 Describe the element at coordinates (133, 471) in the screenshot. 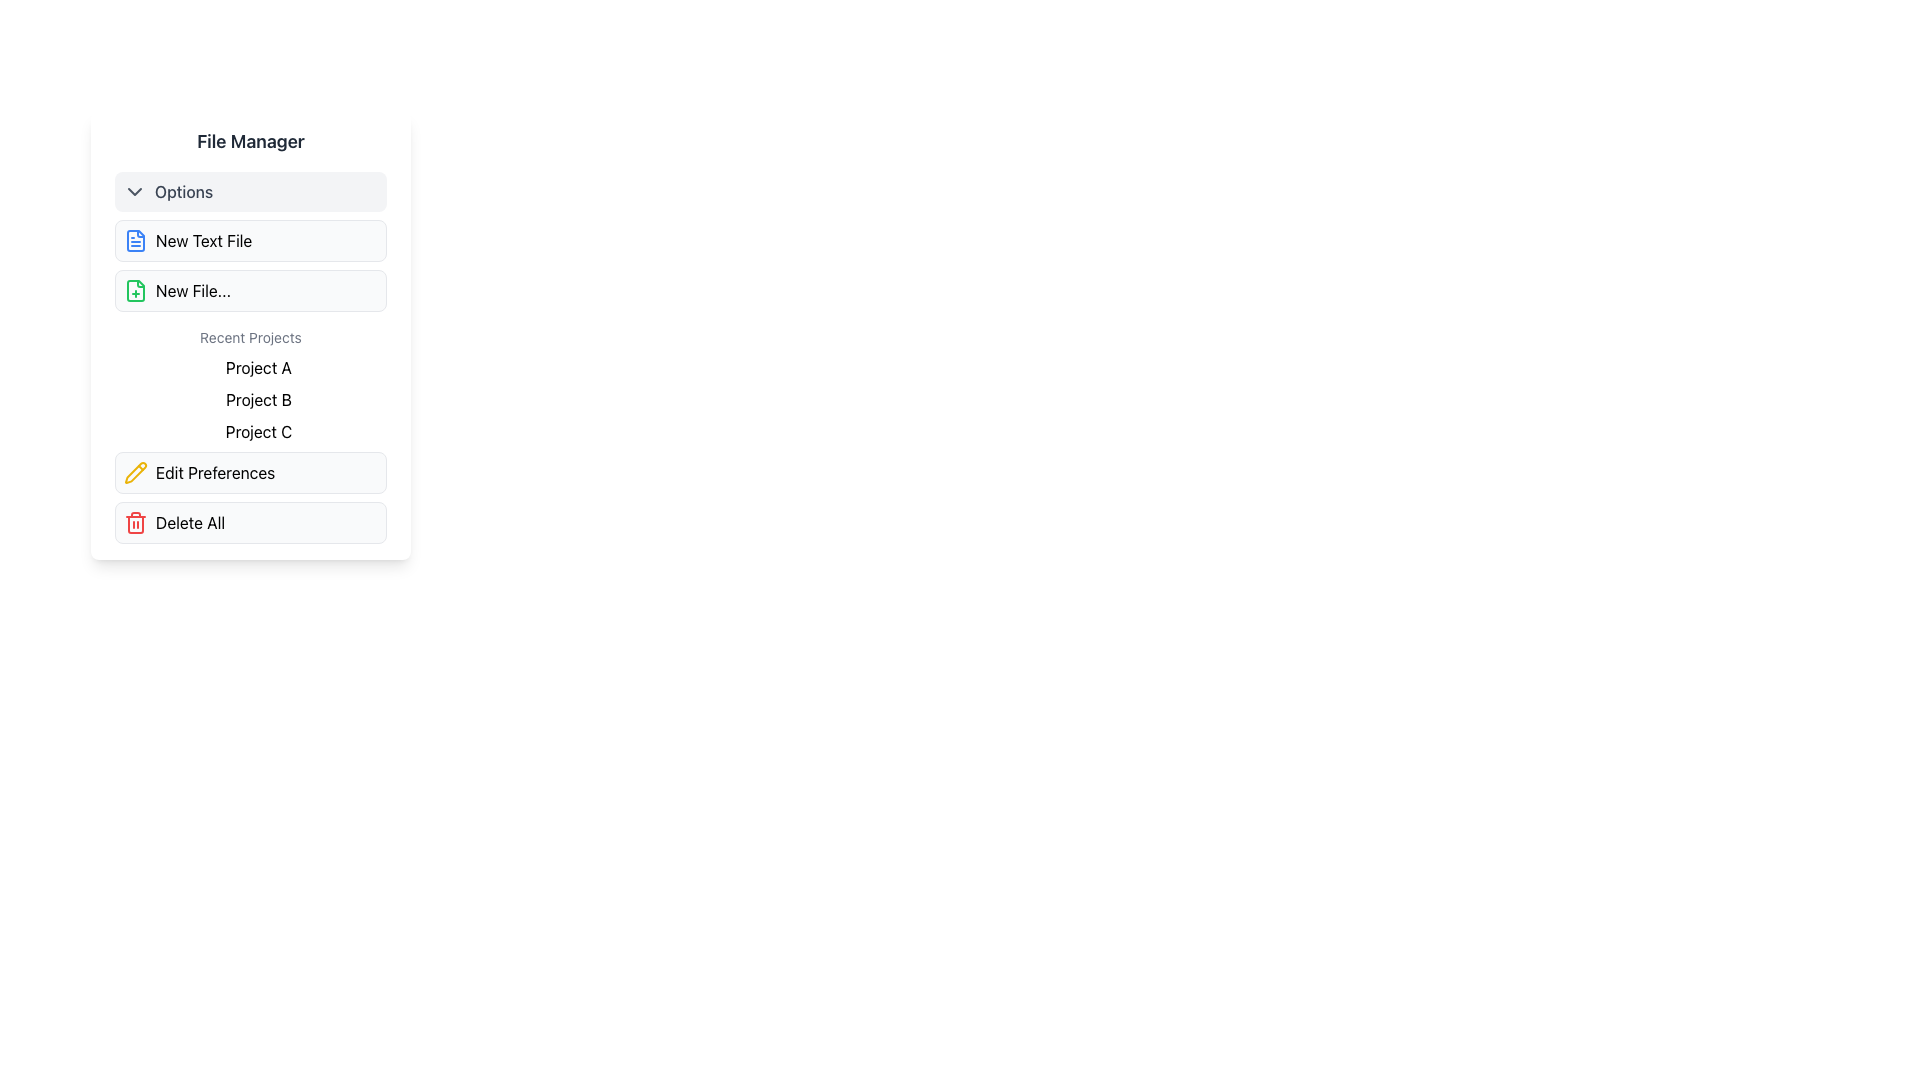

I see `the yellow pencil icon representing the 'Edit Preferences' function to initiate the edit process` at that location.